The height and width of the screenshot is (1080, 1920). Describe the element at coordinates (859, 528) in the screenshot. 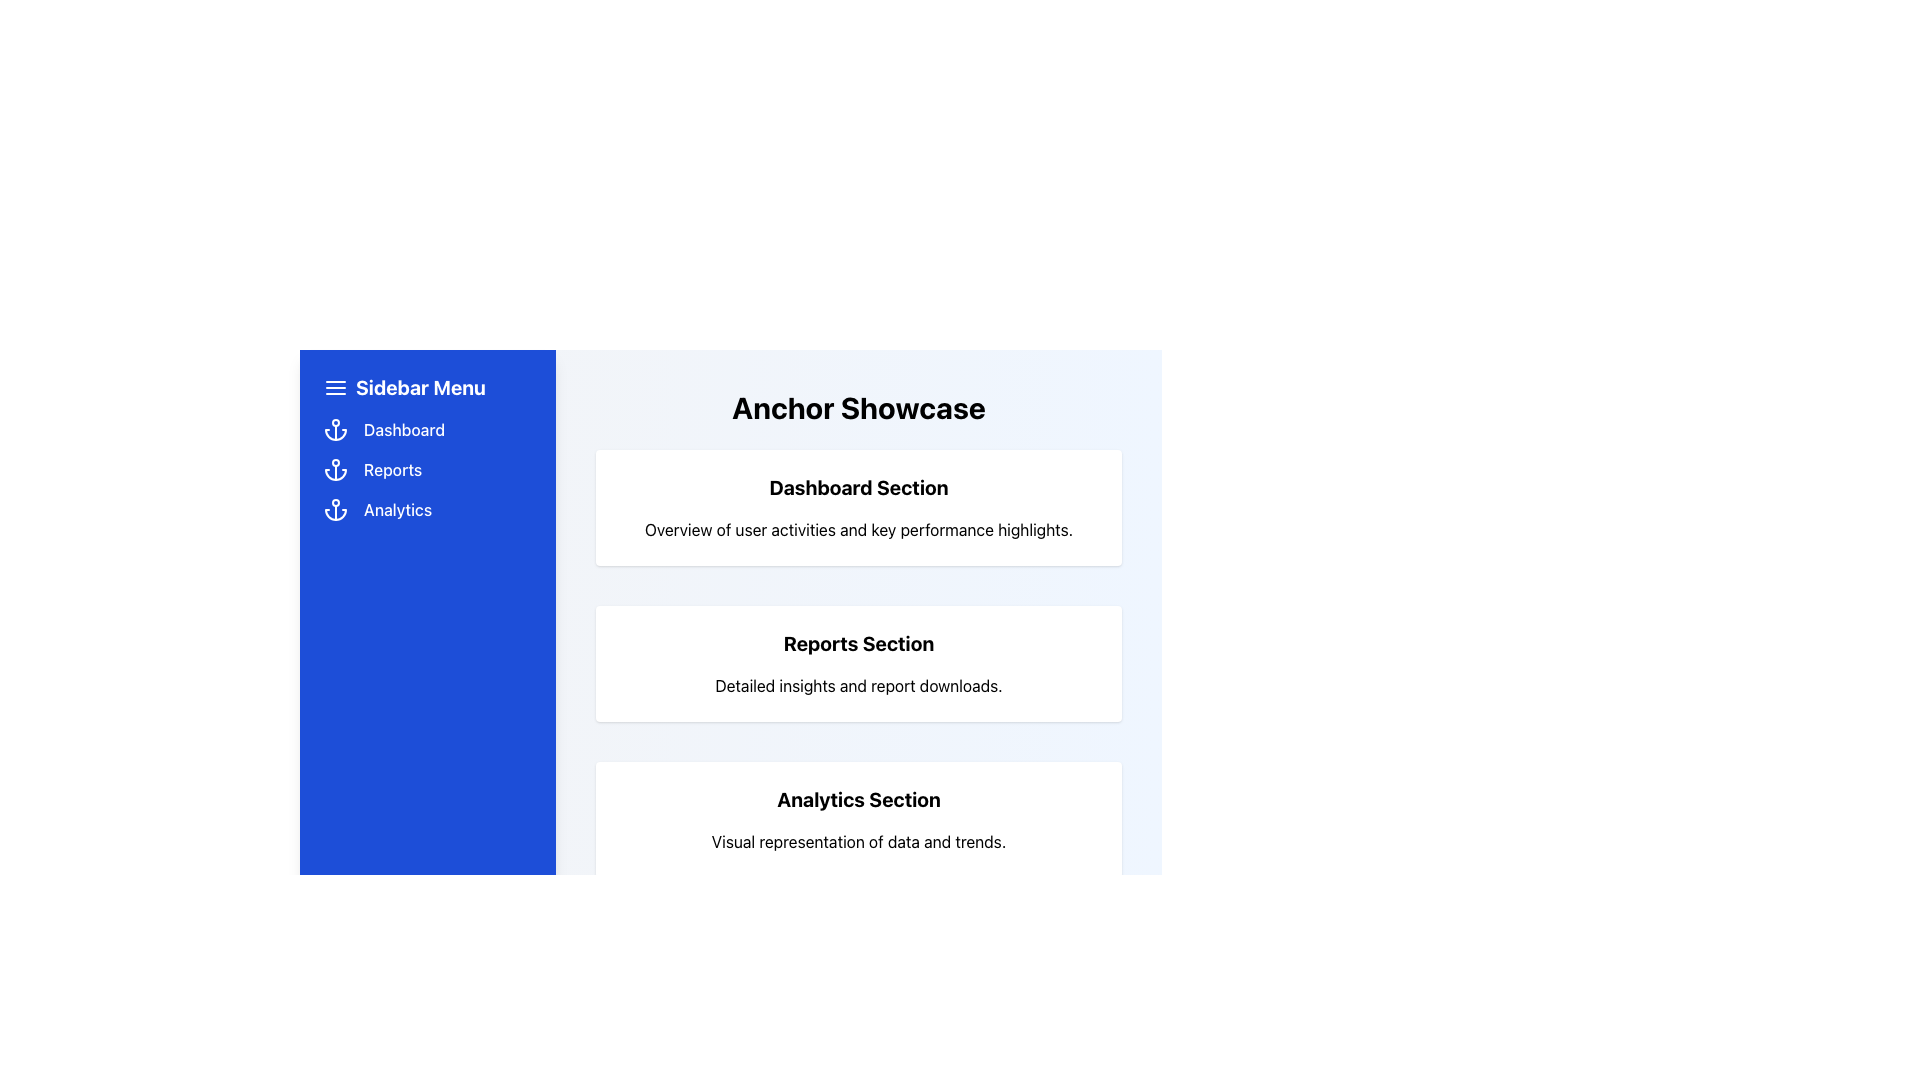

I see `information from the text label that states 'Overview of user activities and key performance highlights.' located below the header 'Dashboard Section' in the white card` at that location.